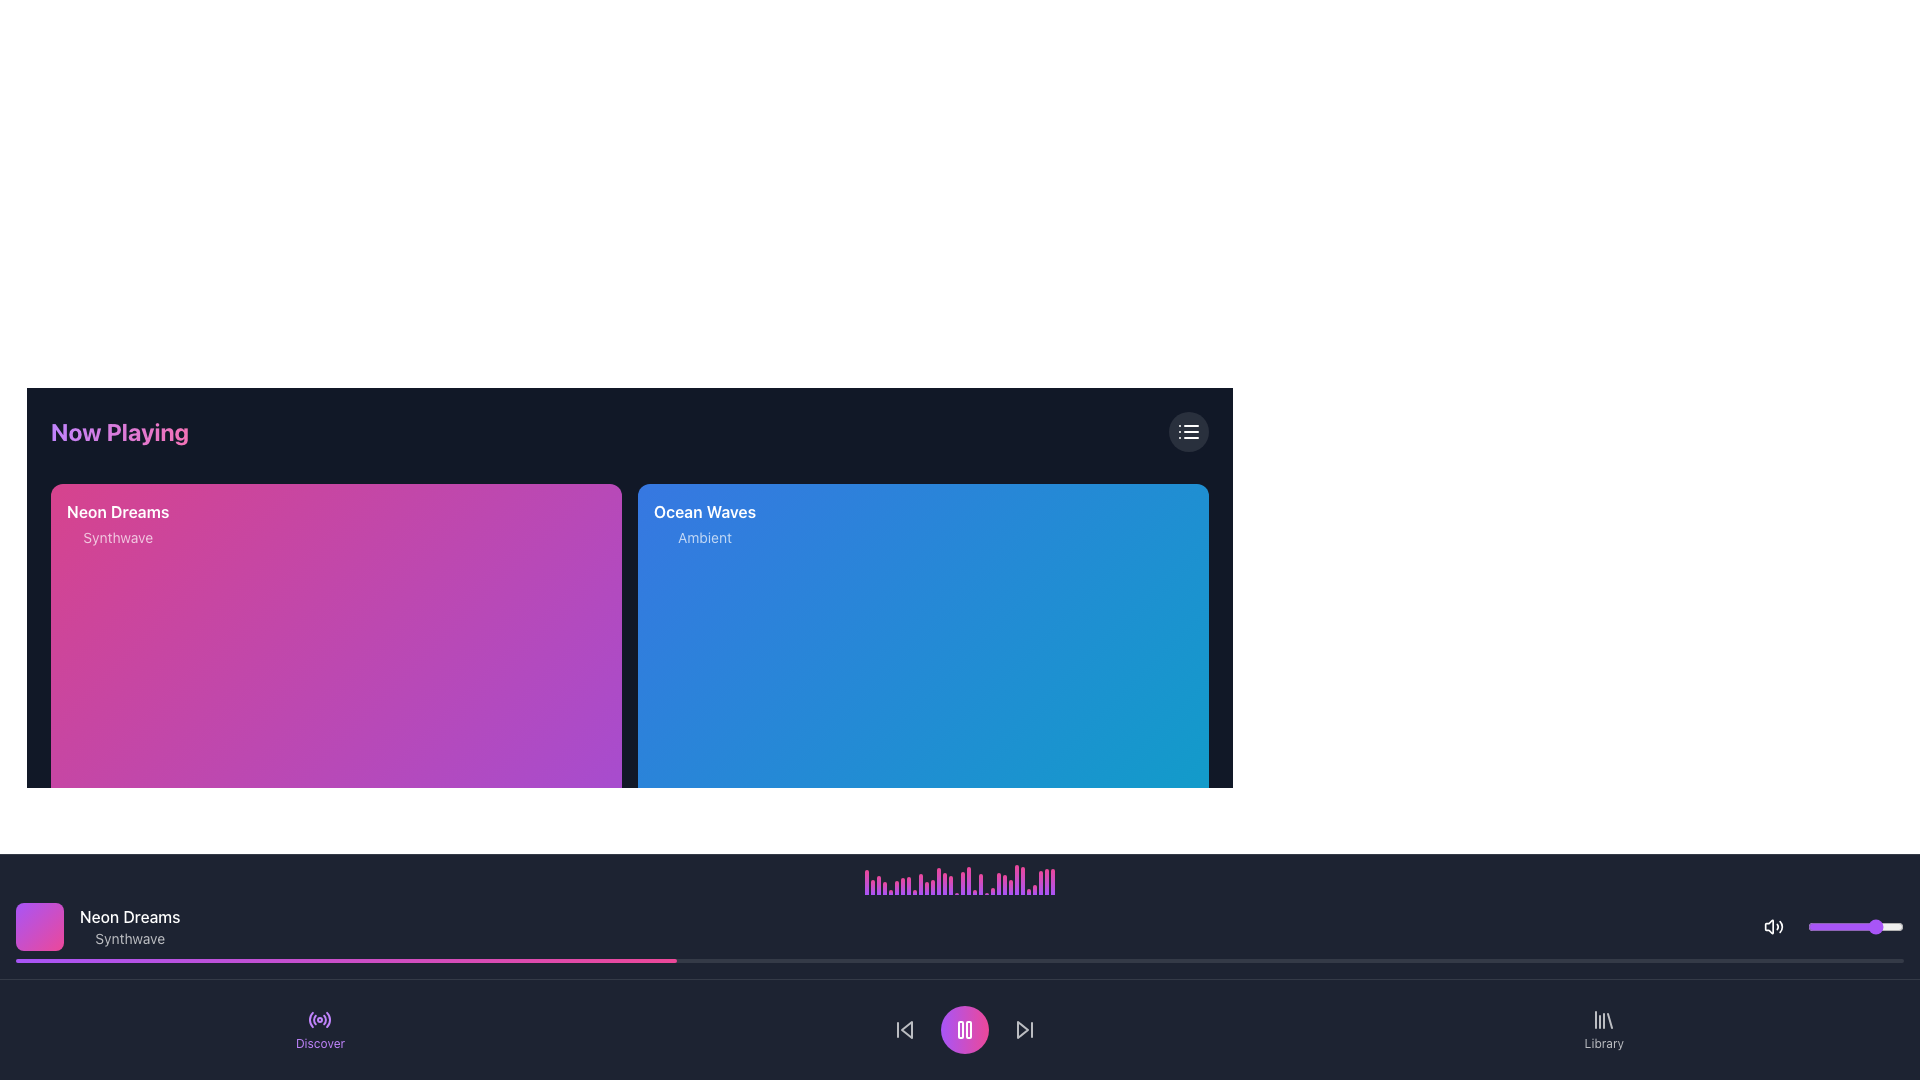 This screenshot has height=1080, width=1920. I want to click on the right bar of the Pause button icon, which is a narrow vertical bar with rounded edges, as part of the visual feedback, so click(968, 1029).